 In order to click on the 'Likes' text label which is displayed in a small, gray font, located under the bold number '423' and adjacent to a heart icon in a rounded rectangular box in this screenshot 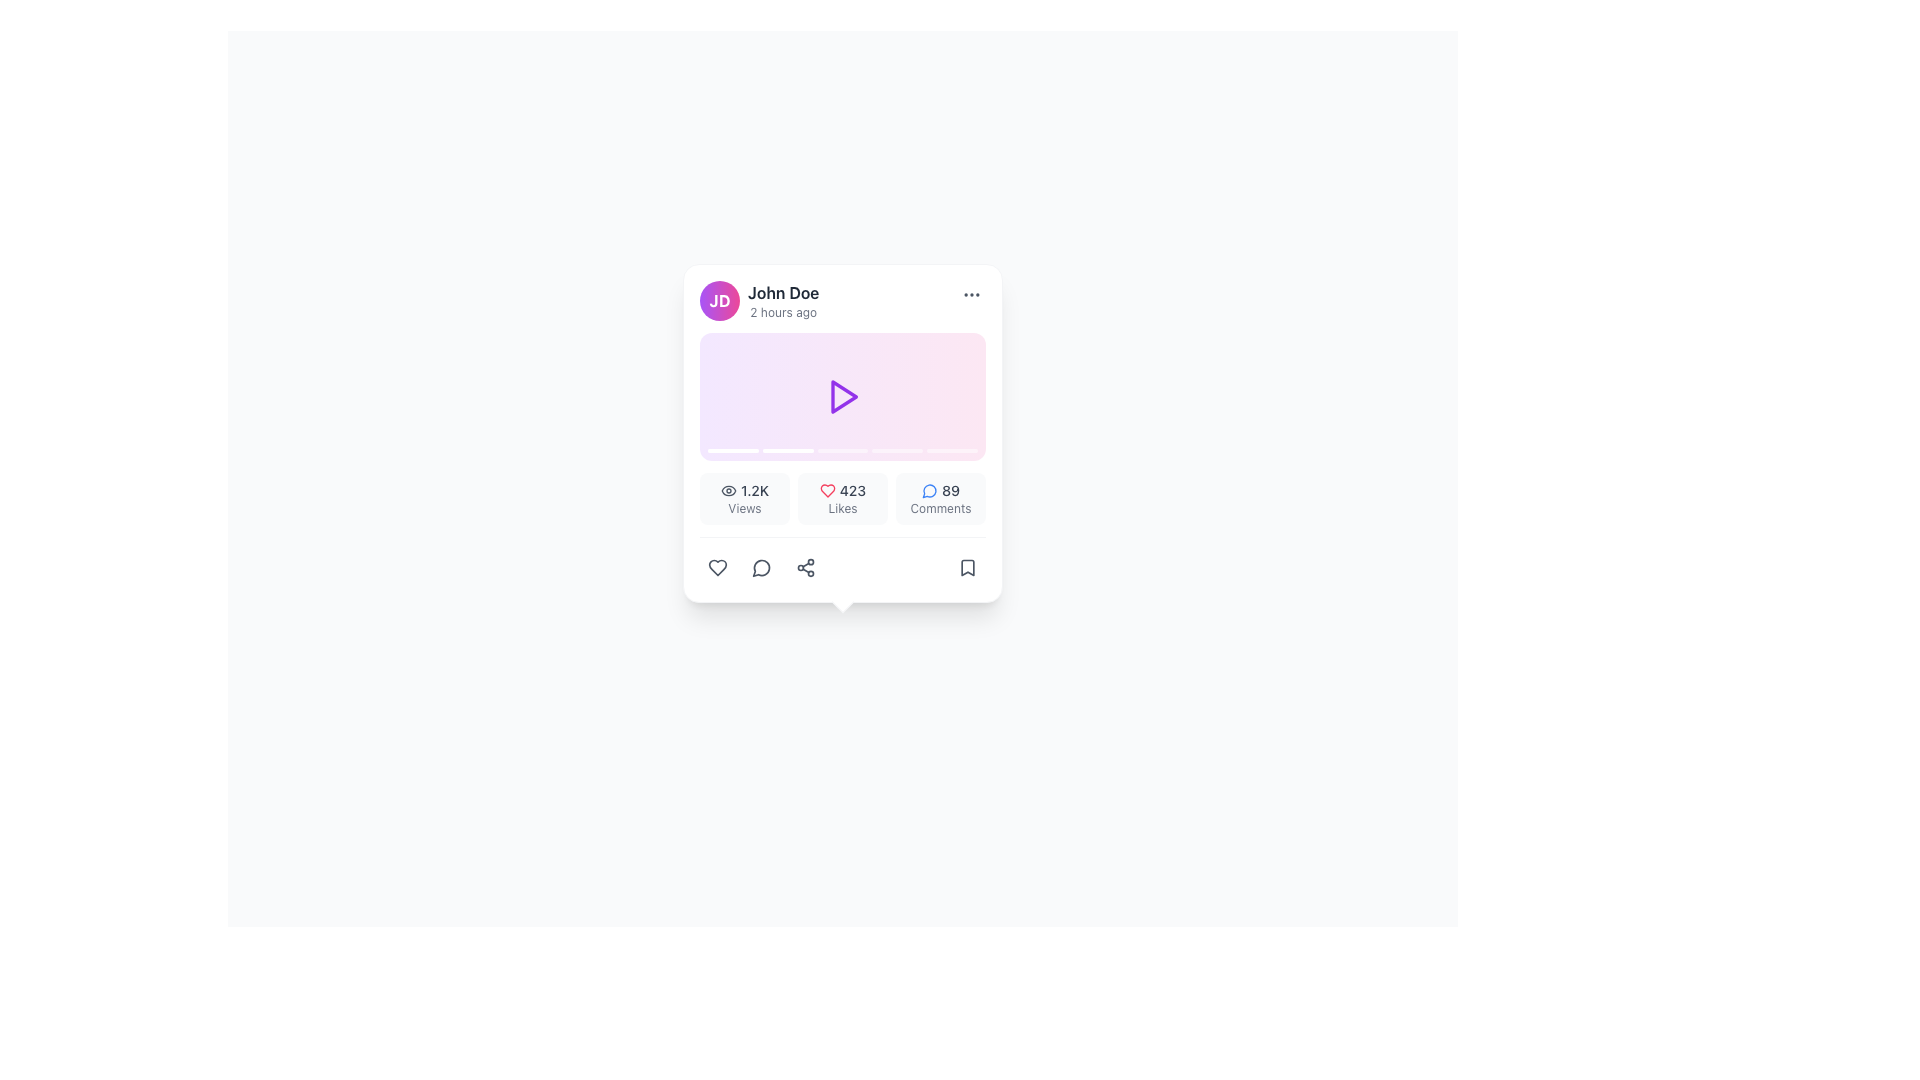, I will do `click(843, 508)`.